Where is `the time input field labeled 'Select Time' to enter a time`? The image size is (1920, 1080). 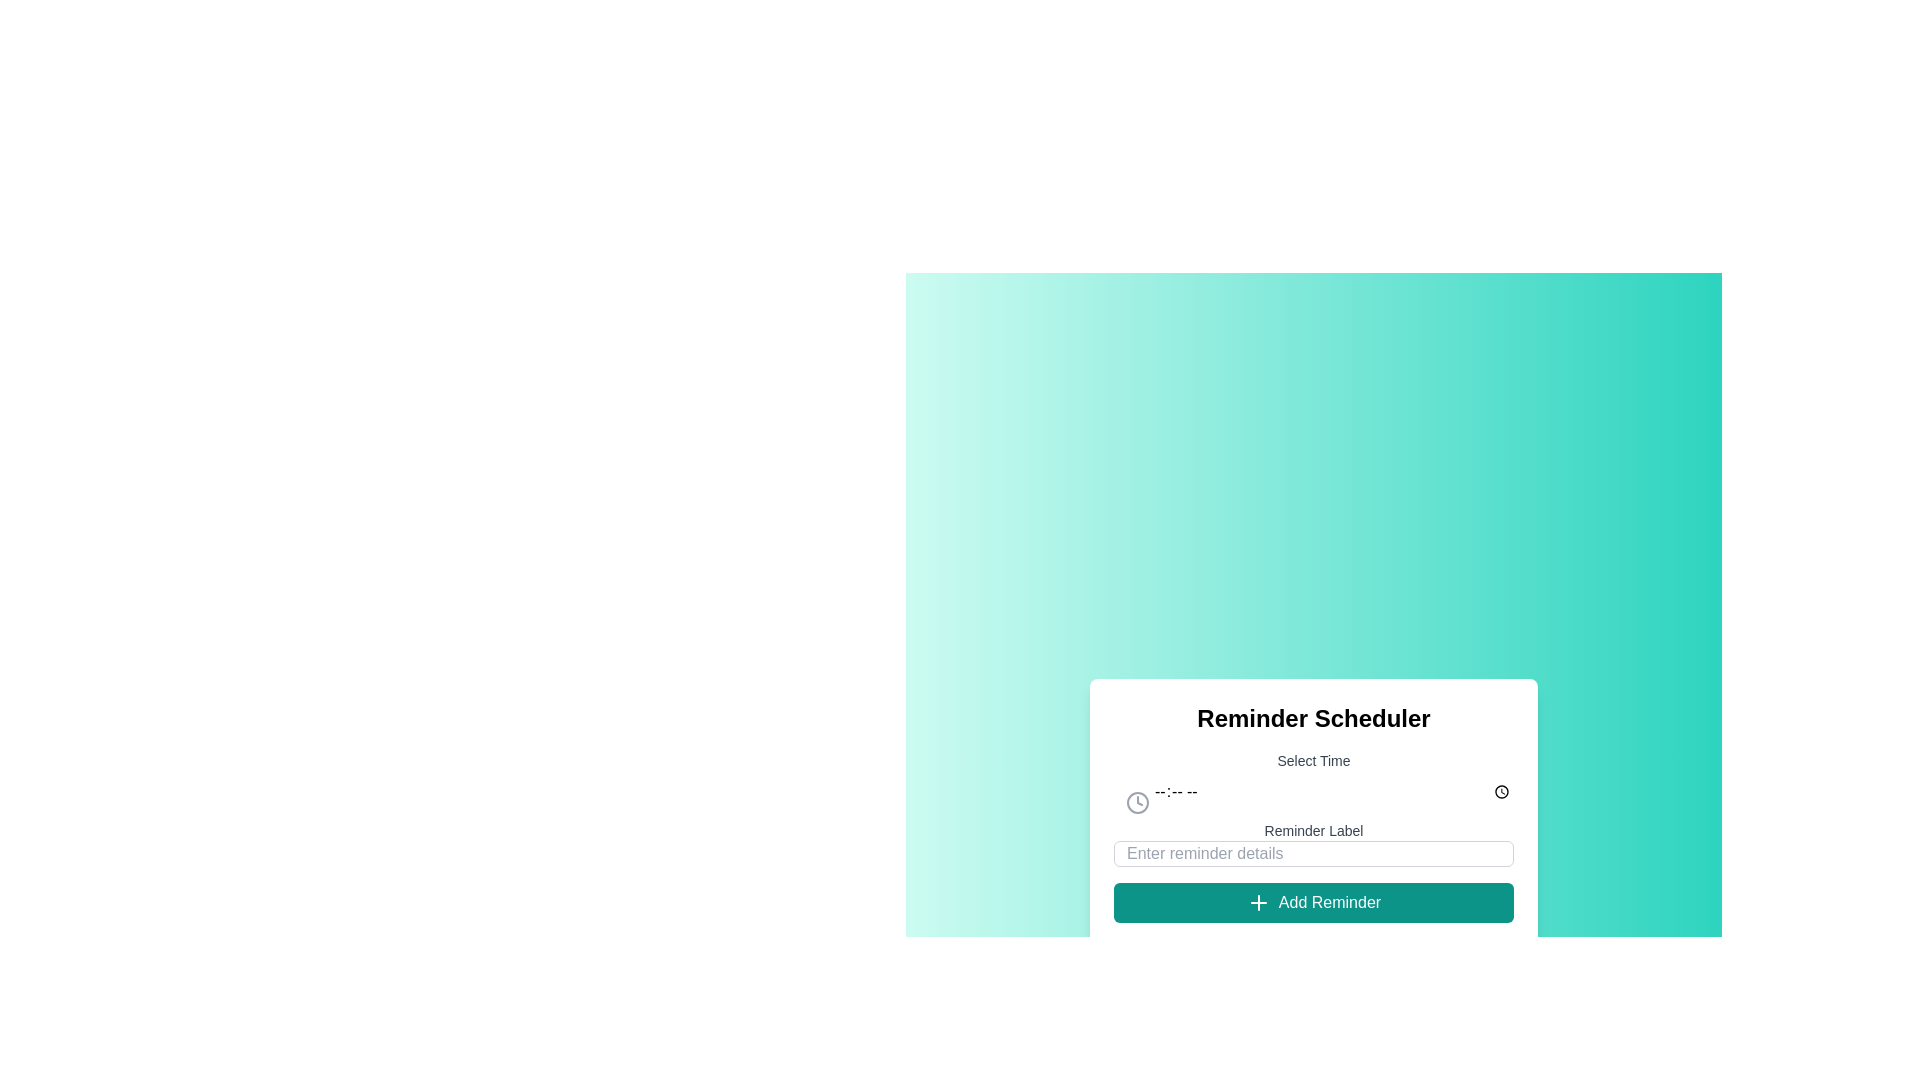
the time input field labeled 'Select Time' to enter a time is located at coordinates (1314, 777).